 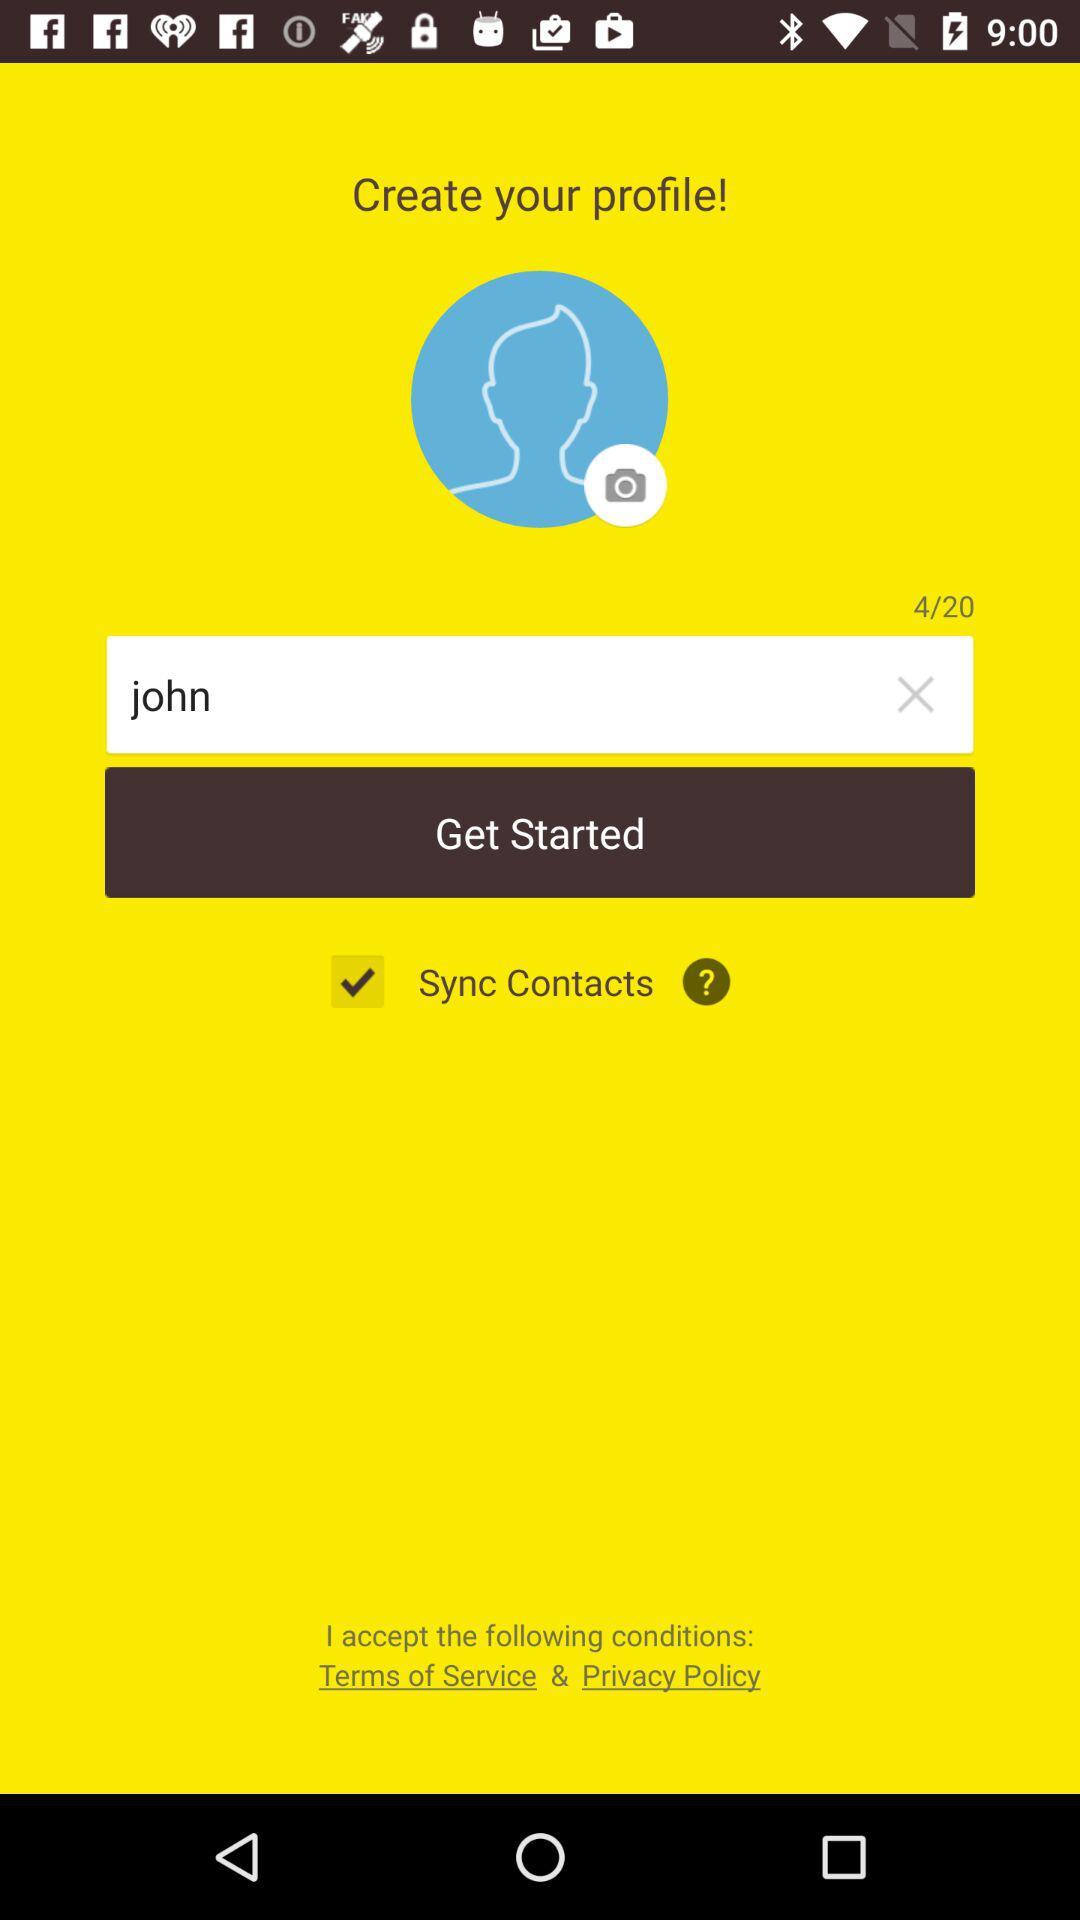 What do you see at coordinates (505, 694) in the screenshot?
I see `the john item` at bounding box center [505, 694].